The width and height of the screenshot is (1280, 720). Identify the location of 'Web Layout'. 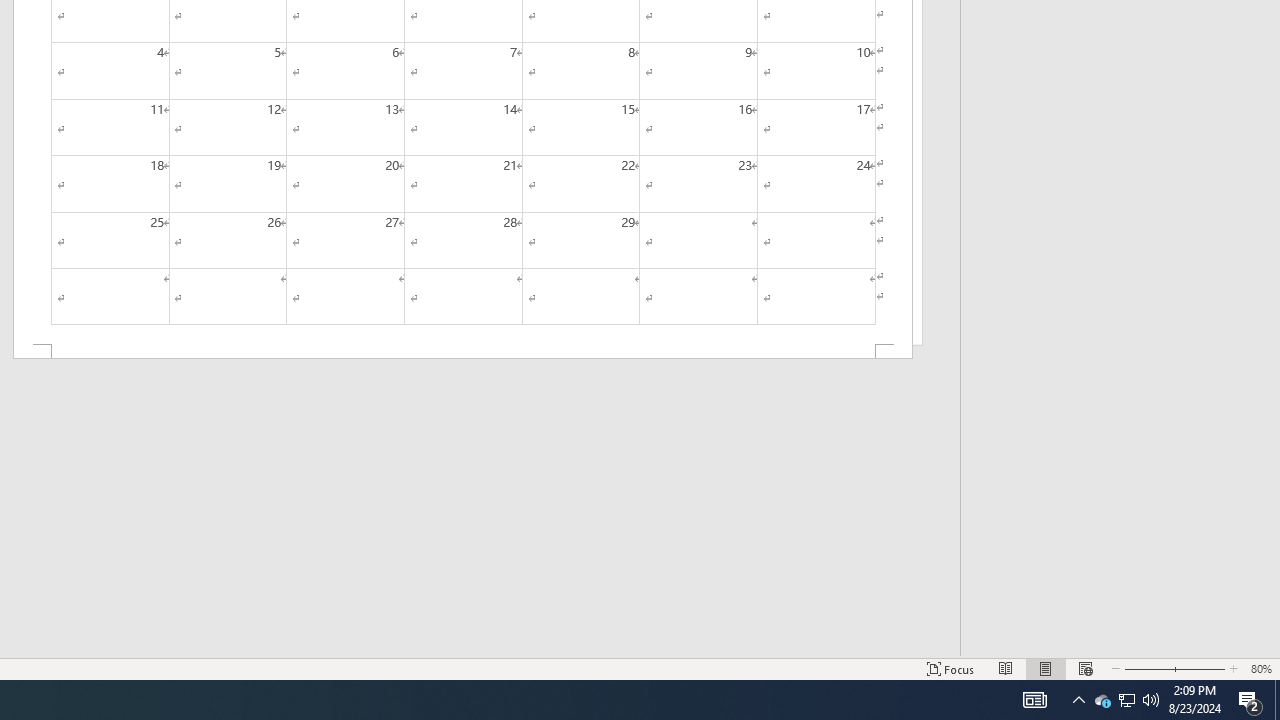
(1085, 669).